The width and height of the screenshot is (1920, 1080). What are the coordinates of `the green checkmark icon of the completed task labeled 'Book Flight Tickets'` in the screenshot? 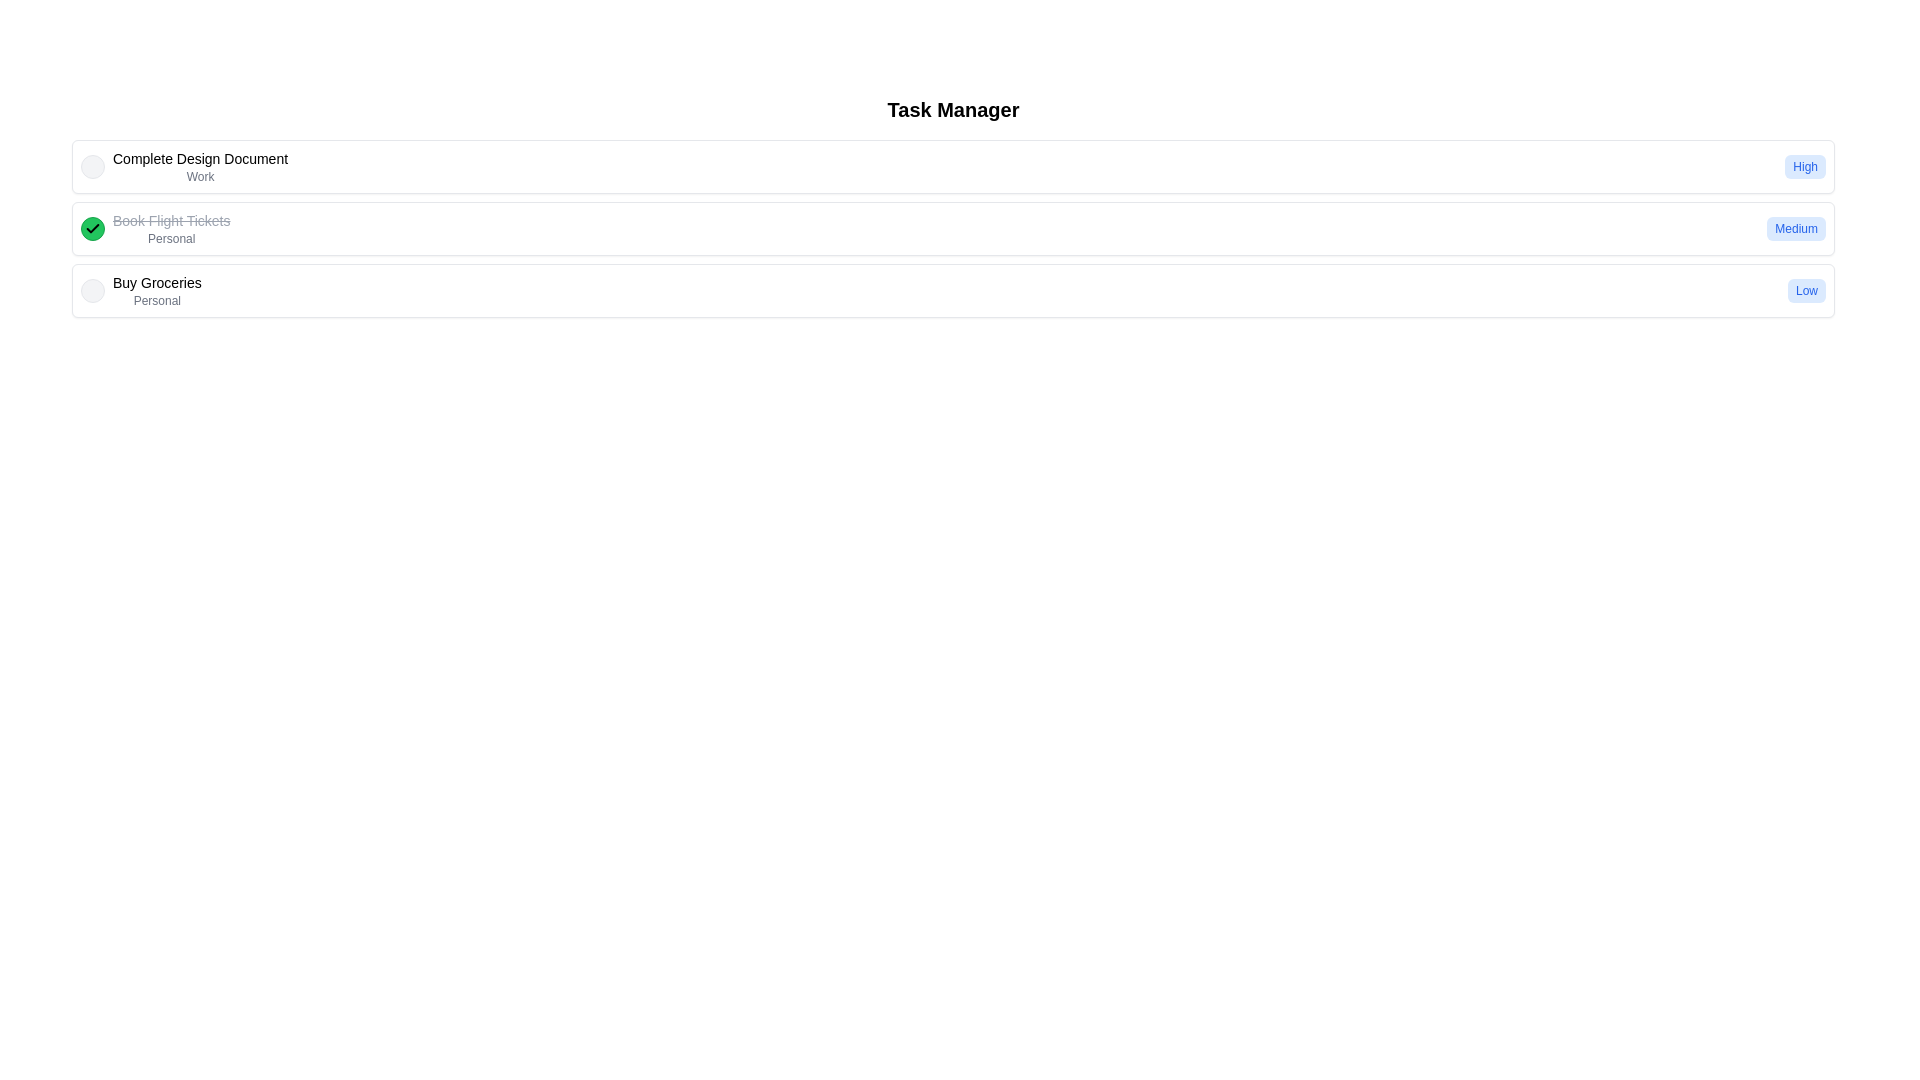 It's located at (154, 227).